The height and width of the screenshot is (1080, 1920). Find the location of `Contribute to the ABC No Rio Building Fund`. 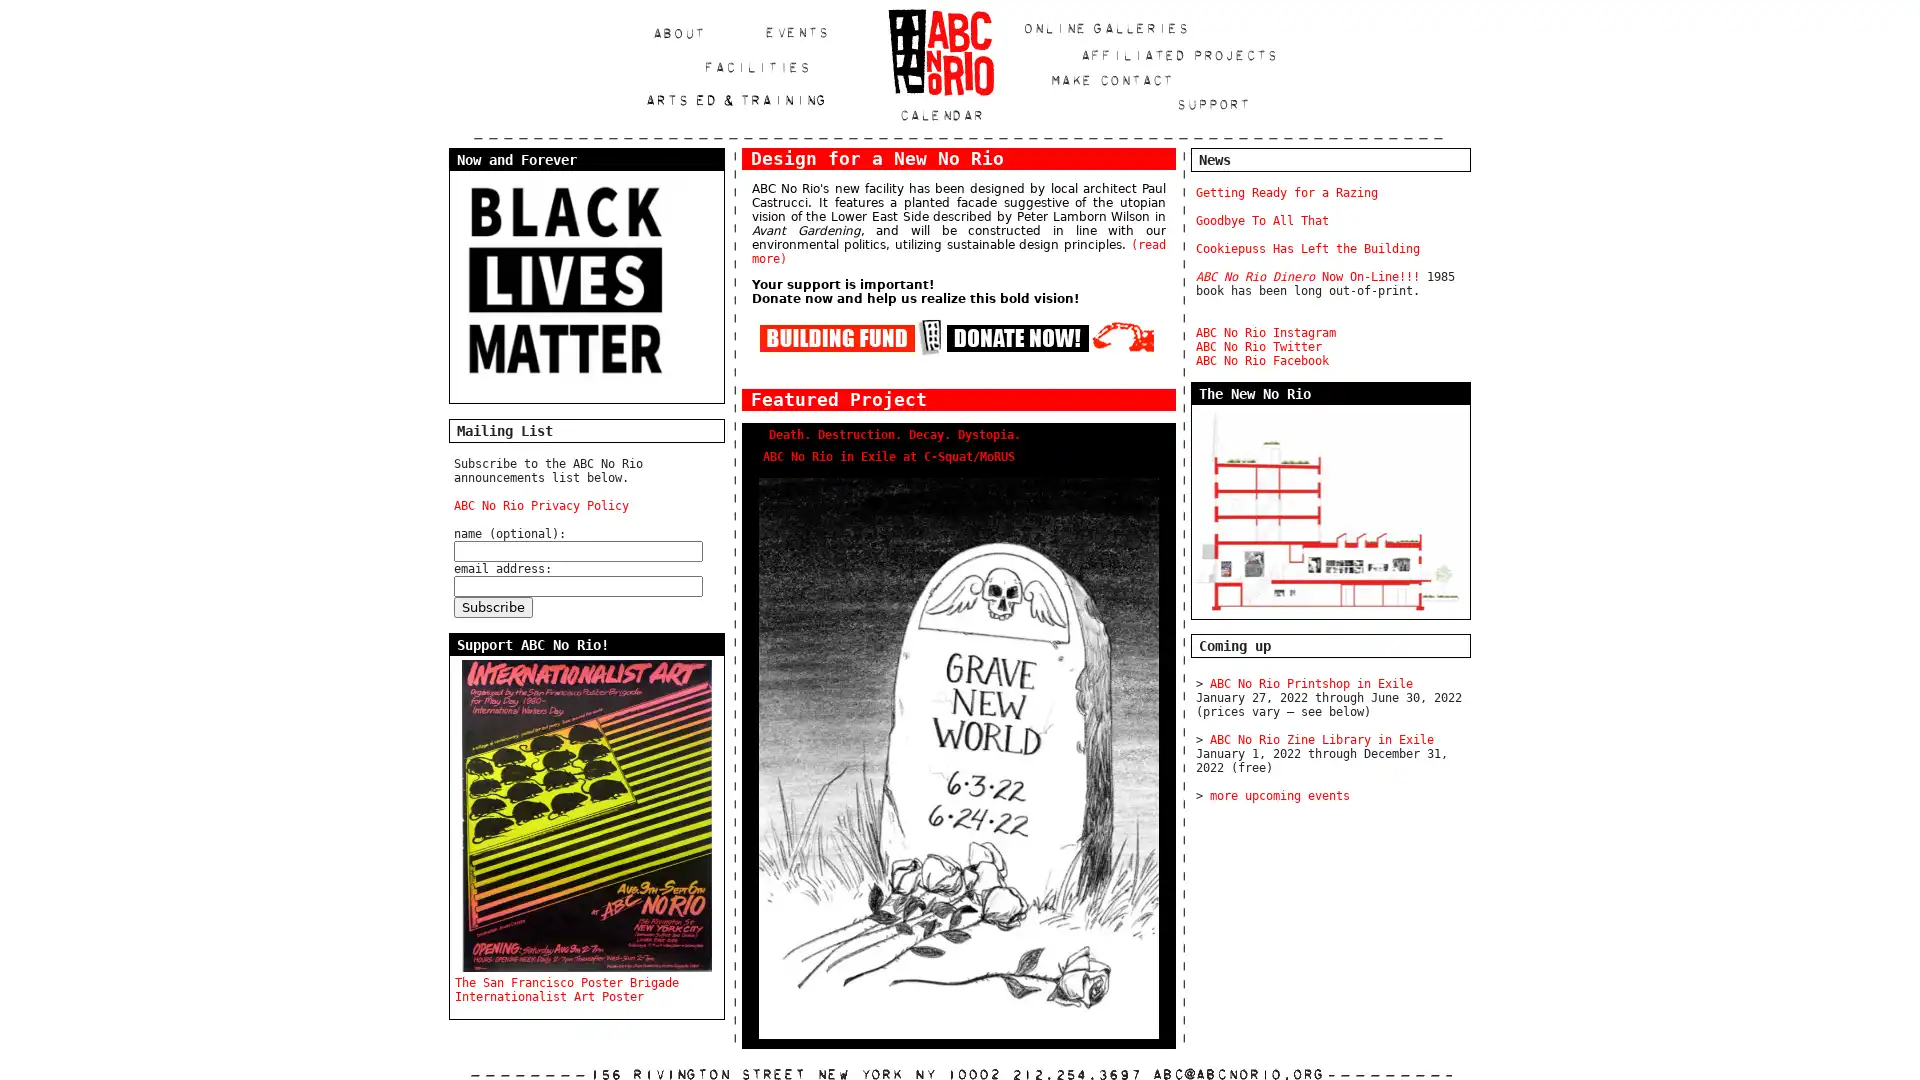

Contribute to the ABC No Rio Building Fund is located at coordinates (954, 337).